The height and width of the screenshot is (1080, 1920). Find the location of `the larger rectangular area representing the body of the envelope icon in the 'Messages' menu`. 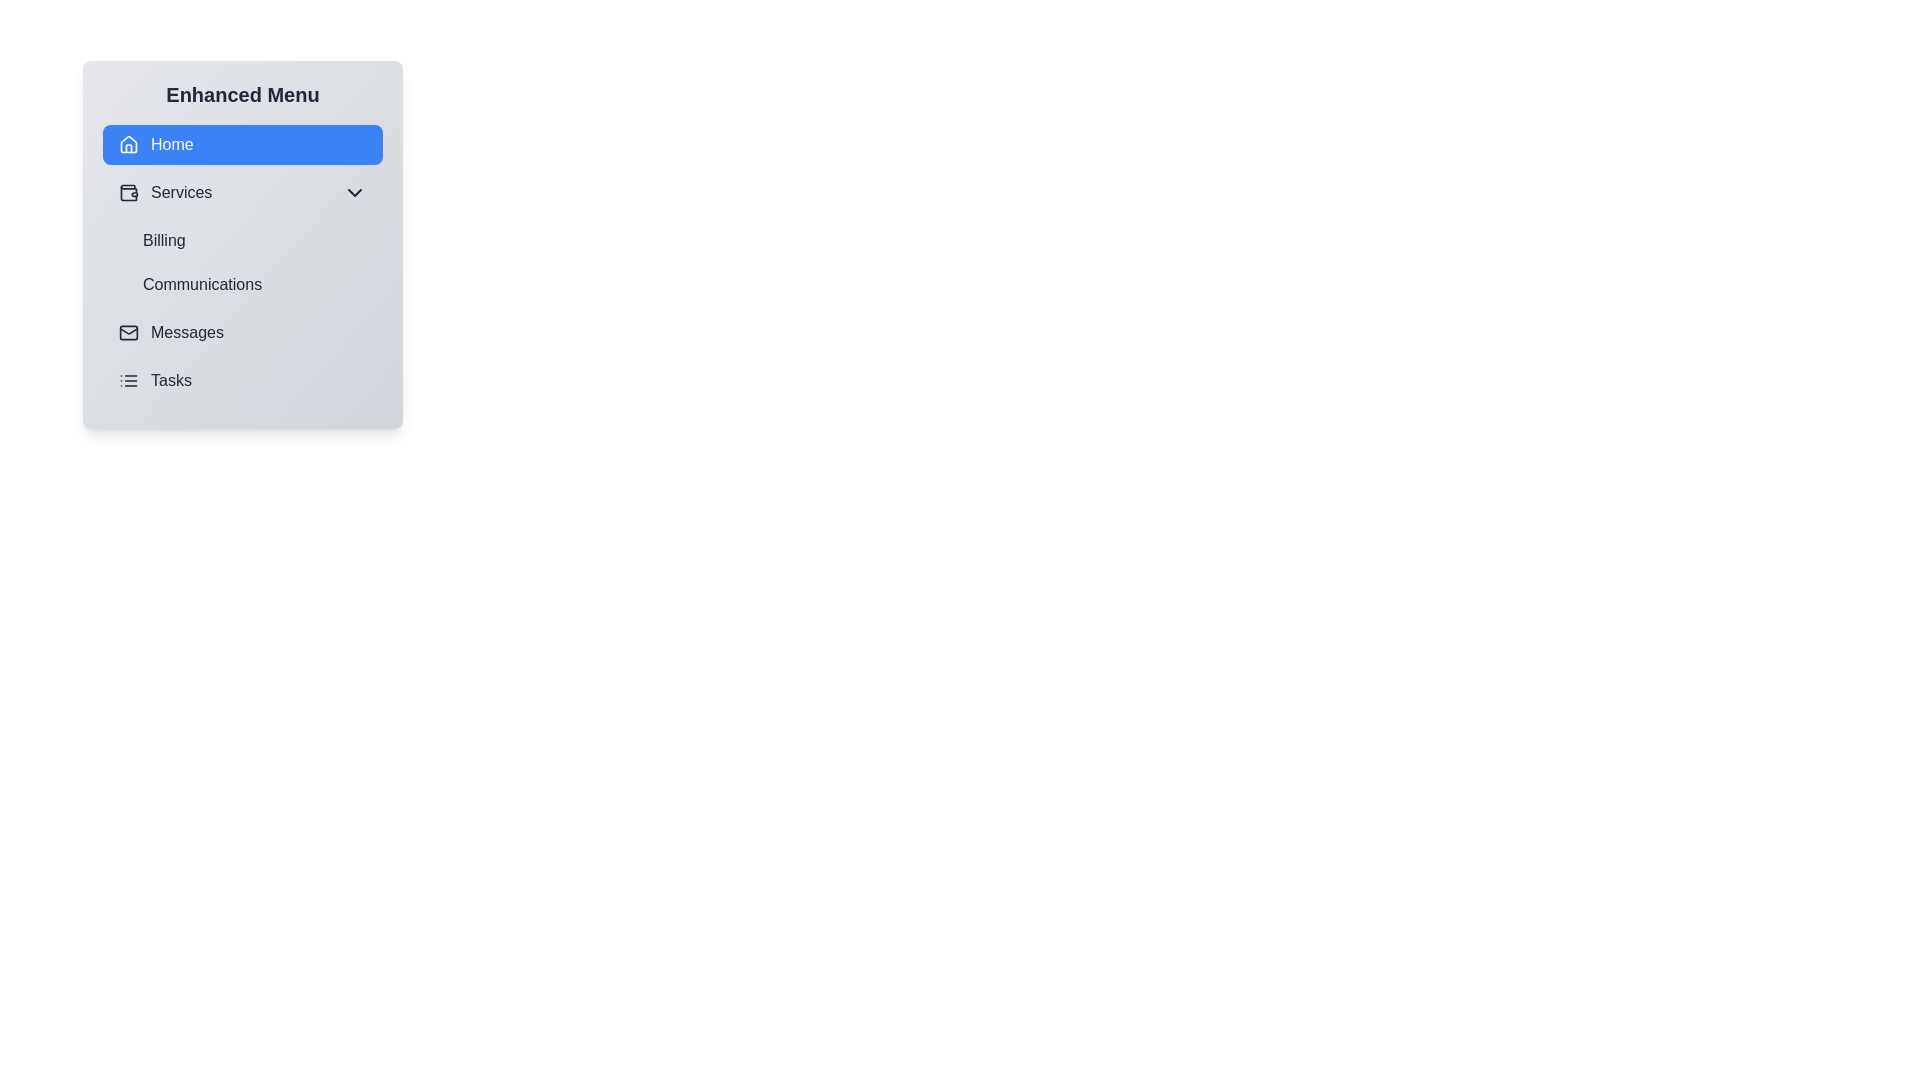

the larger rectangular area representing the body of the envelope icon in the 'Messages' menu is located at coordinates (128, 331).